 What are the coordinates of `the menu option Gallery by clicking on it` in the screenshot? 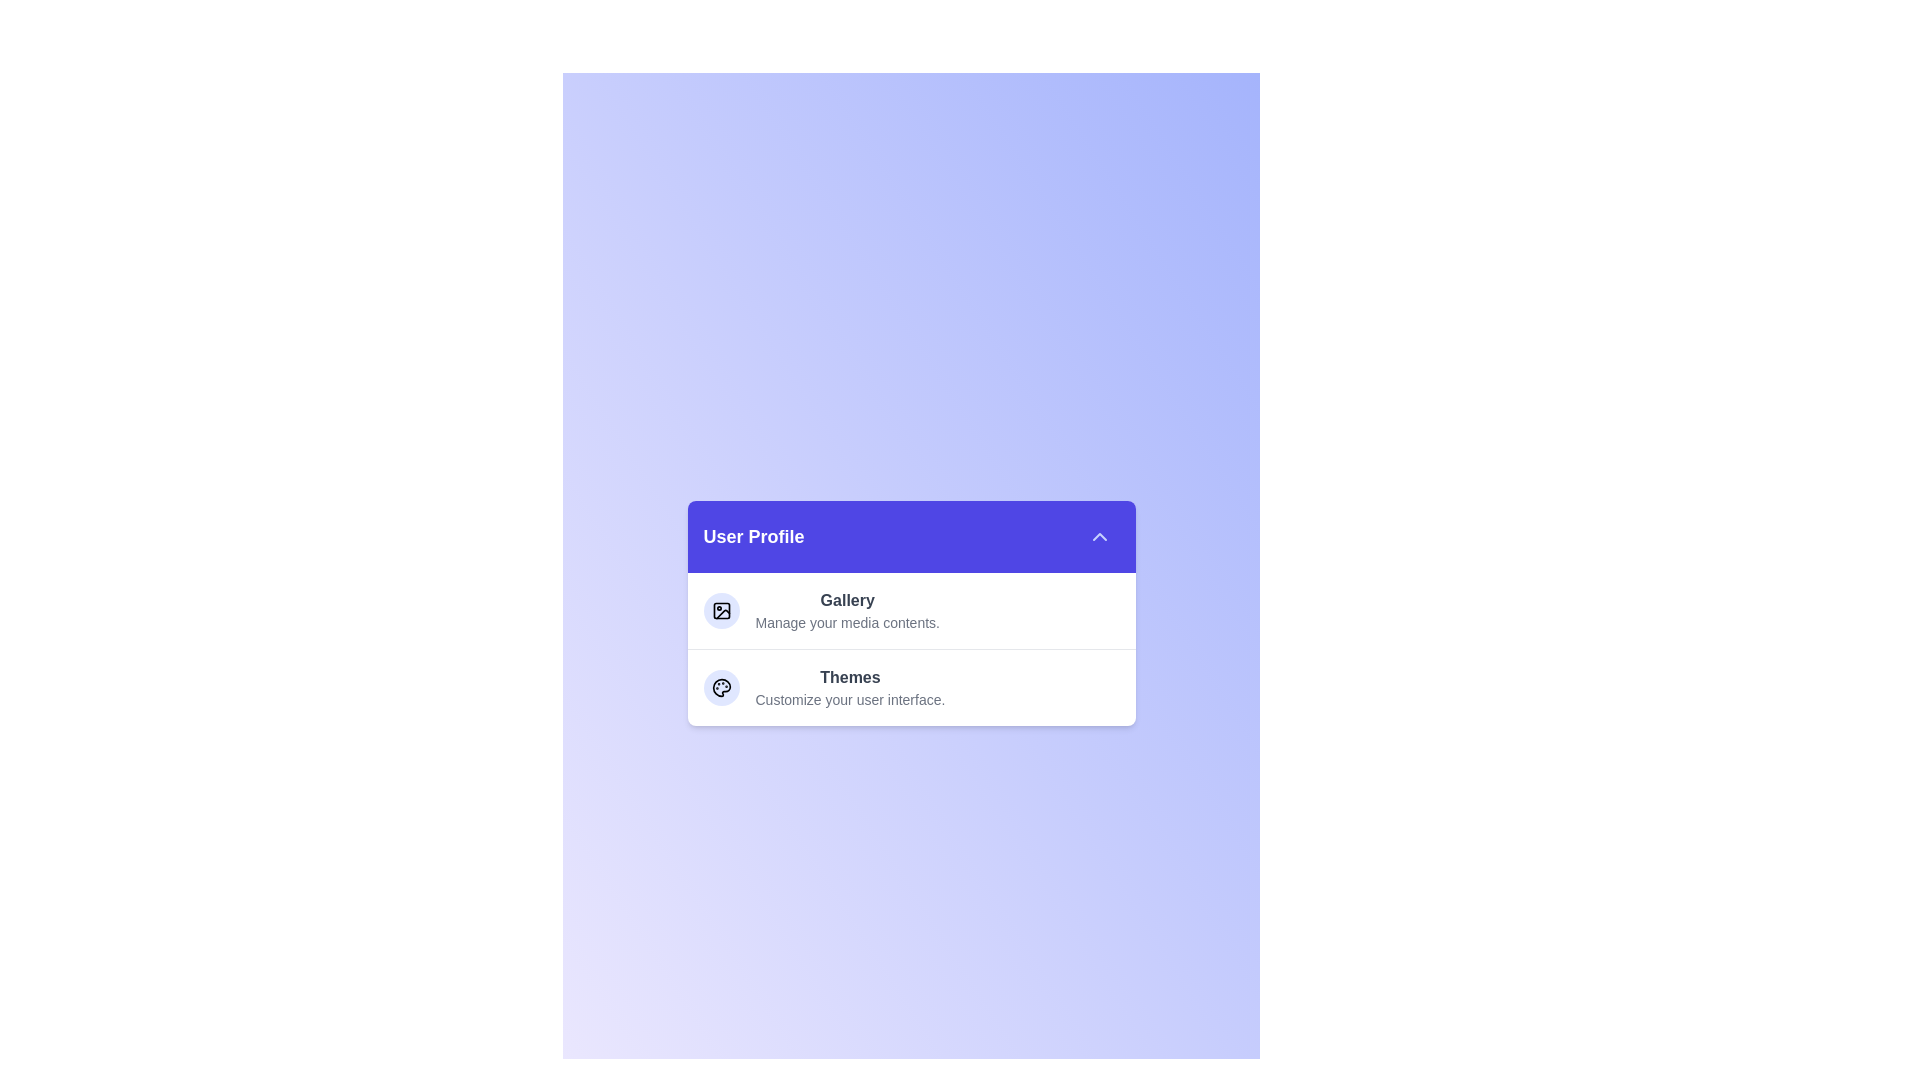 It's located at (847, 609).